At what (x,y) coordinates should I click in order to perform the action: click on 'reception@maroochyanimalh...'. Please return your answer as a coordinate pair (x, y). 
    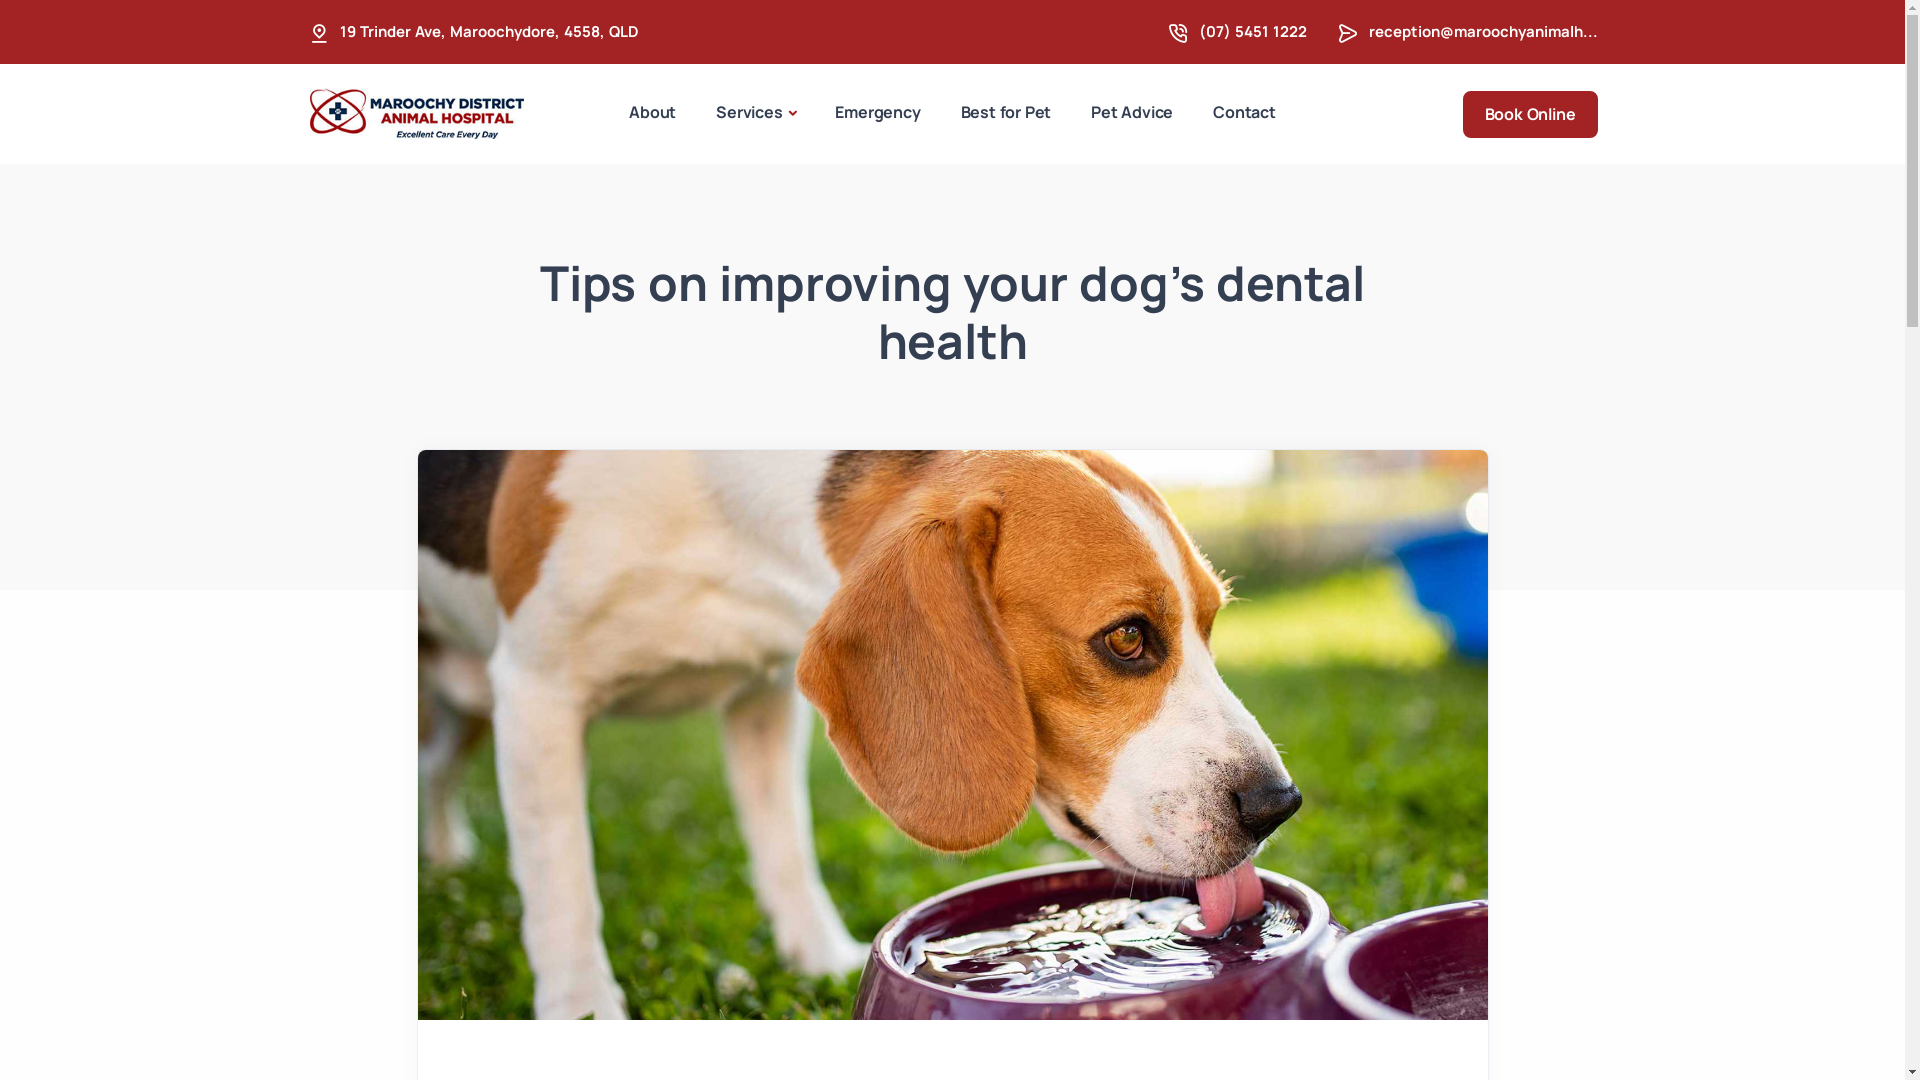
    Looking at the image, I should click on (1482, 31).